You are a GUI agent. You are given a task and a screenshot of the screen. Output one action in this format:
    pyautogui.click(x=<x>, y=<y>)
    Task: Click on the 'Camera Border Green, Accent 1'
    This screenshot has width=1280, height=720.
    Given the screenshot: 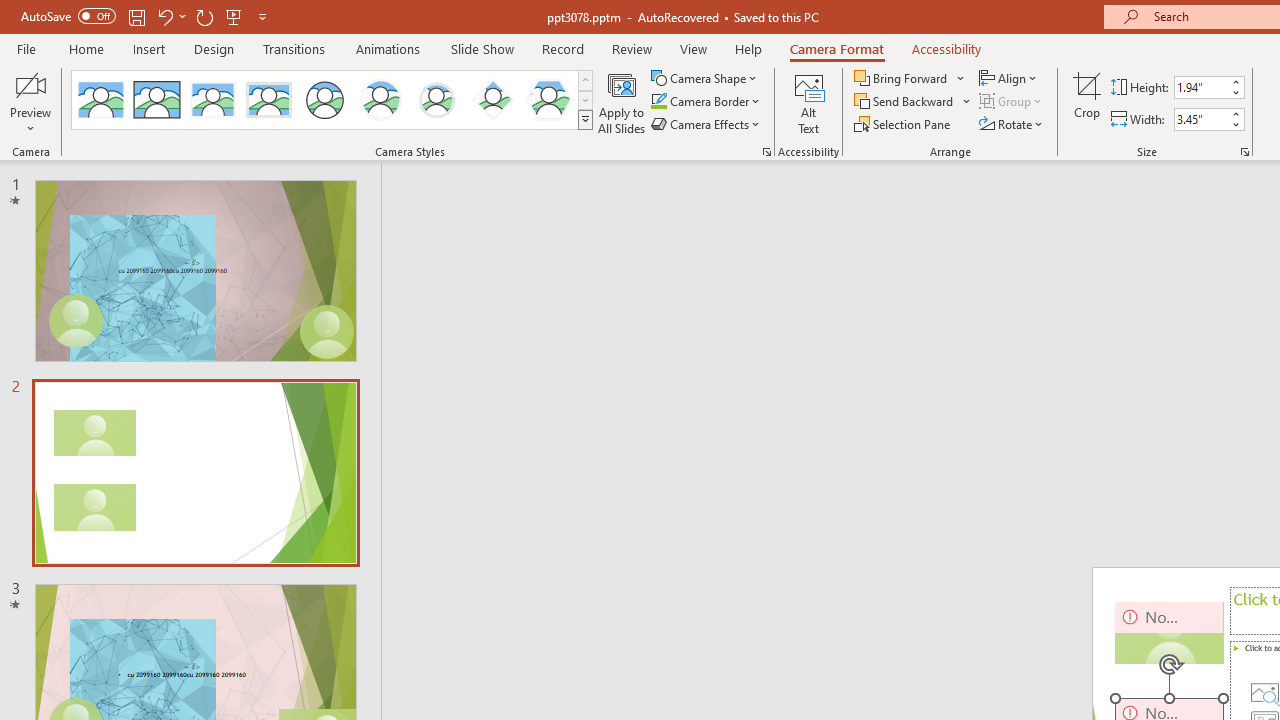 What is the action you would take?
    pyautogui.click(x=658, y=101)
    